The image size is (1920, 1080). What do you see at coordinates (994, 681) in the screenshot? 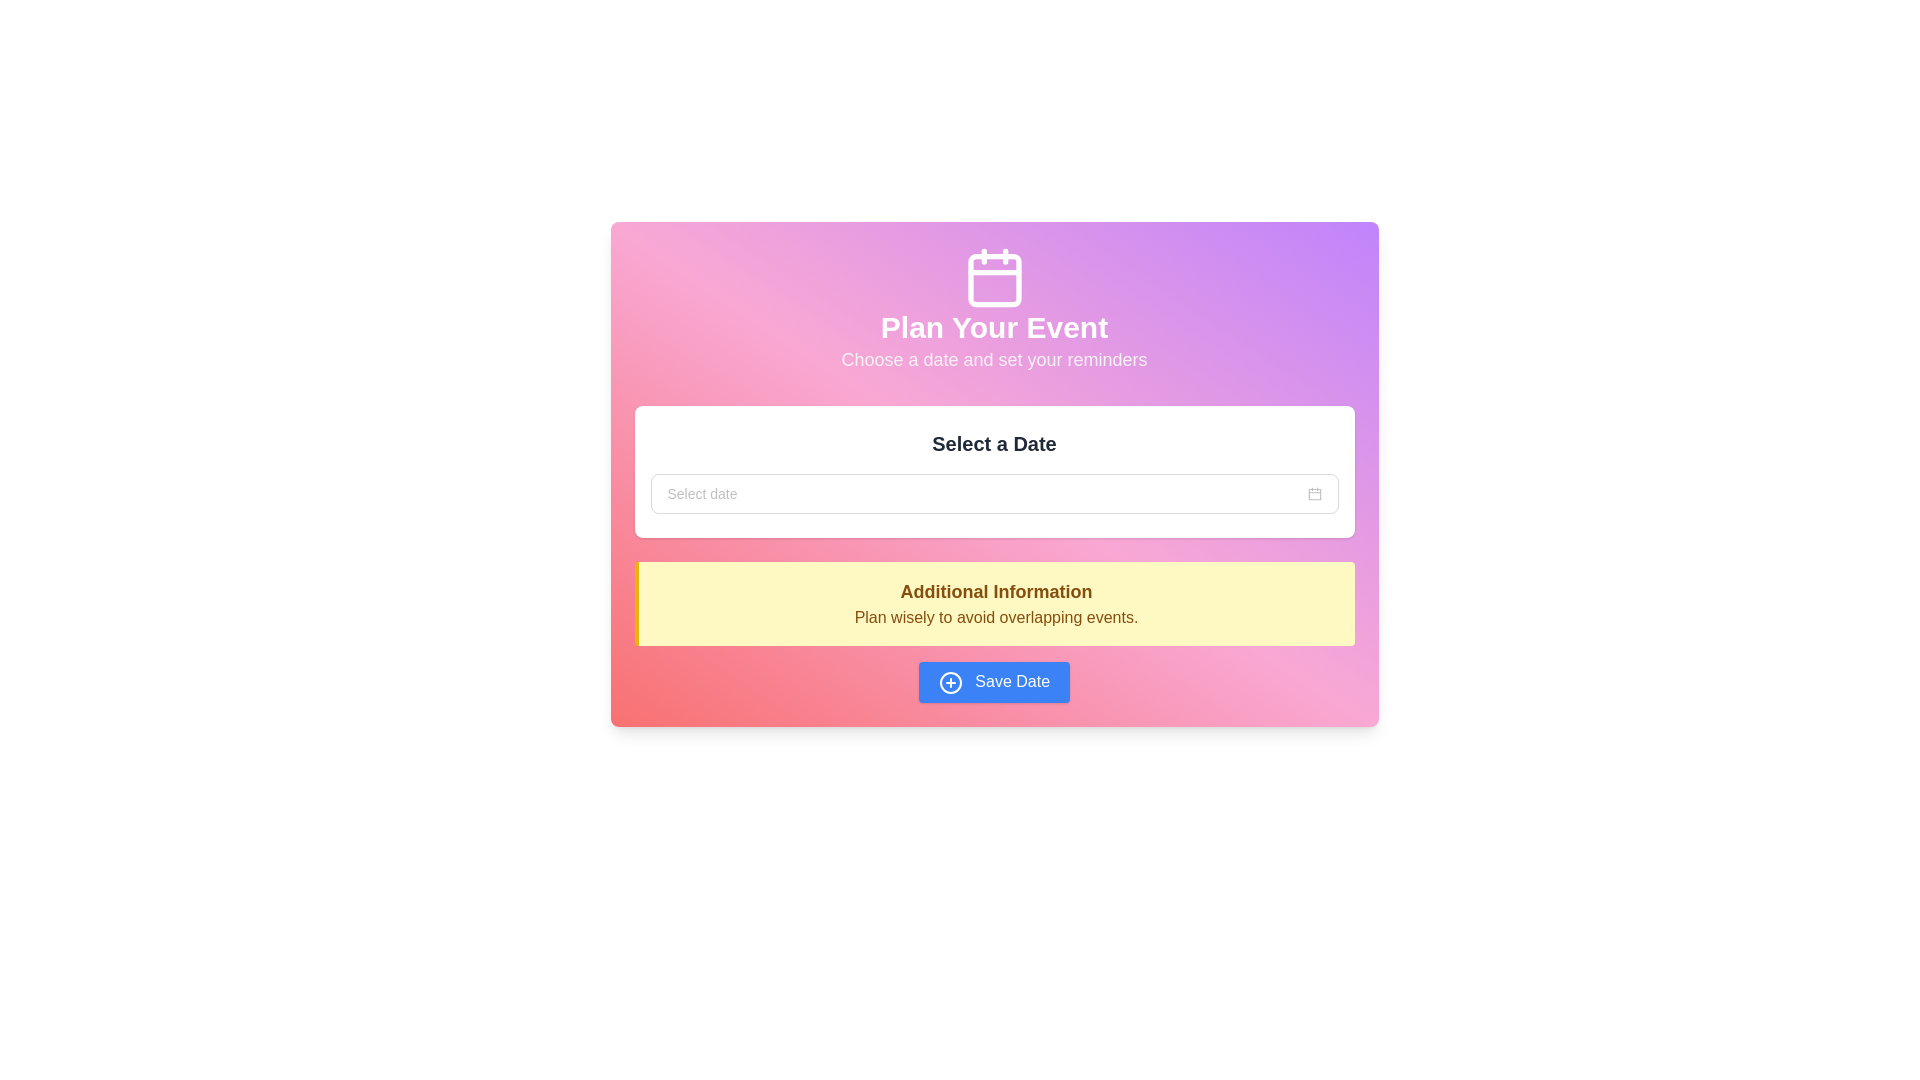
I see `the prominent blue button labeled 'Save Date' with a plus-circle icon` at bounding box center [994, 681].